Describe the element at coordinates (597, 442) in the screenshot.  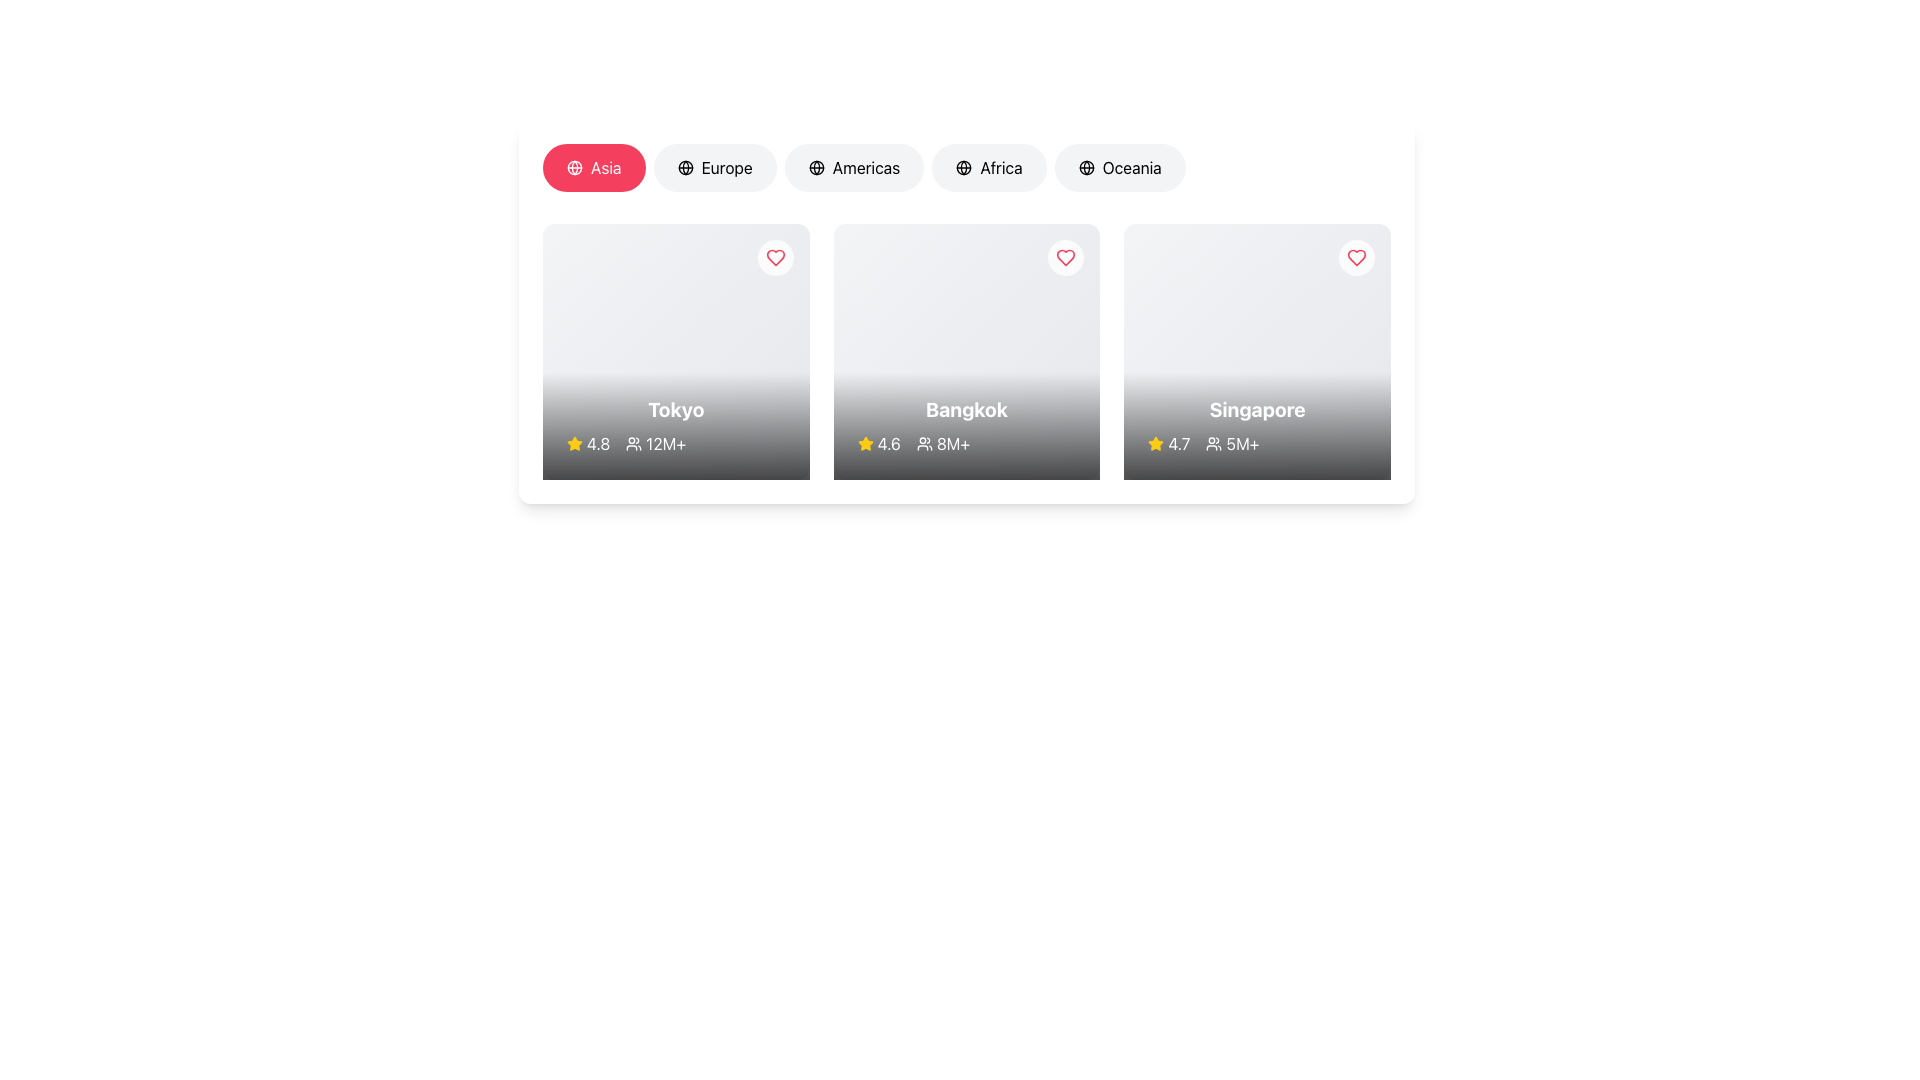
I see `the numeric rating text label '4.8' styled in white on a dark background located next to the yellow star icon in the card labeled 'Tokyo'` at that location.